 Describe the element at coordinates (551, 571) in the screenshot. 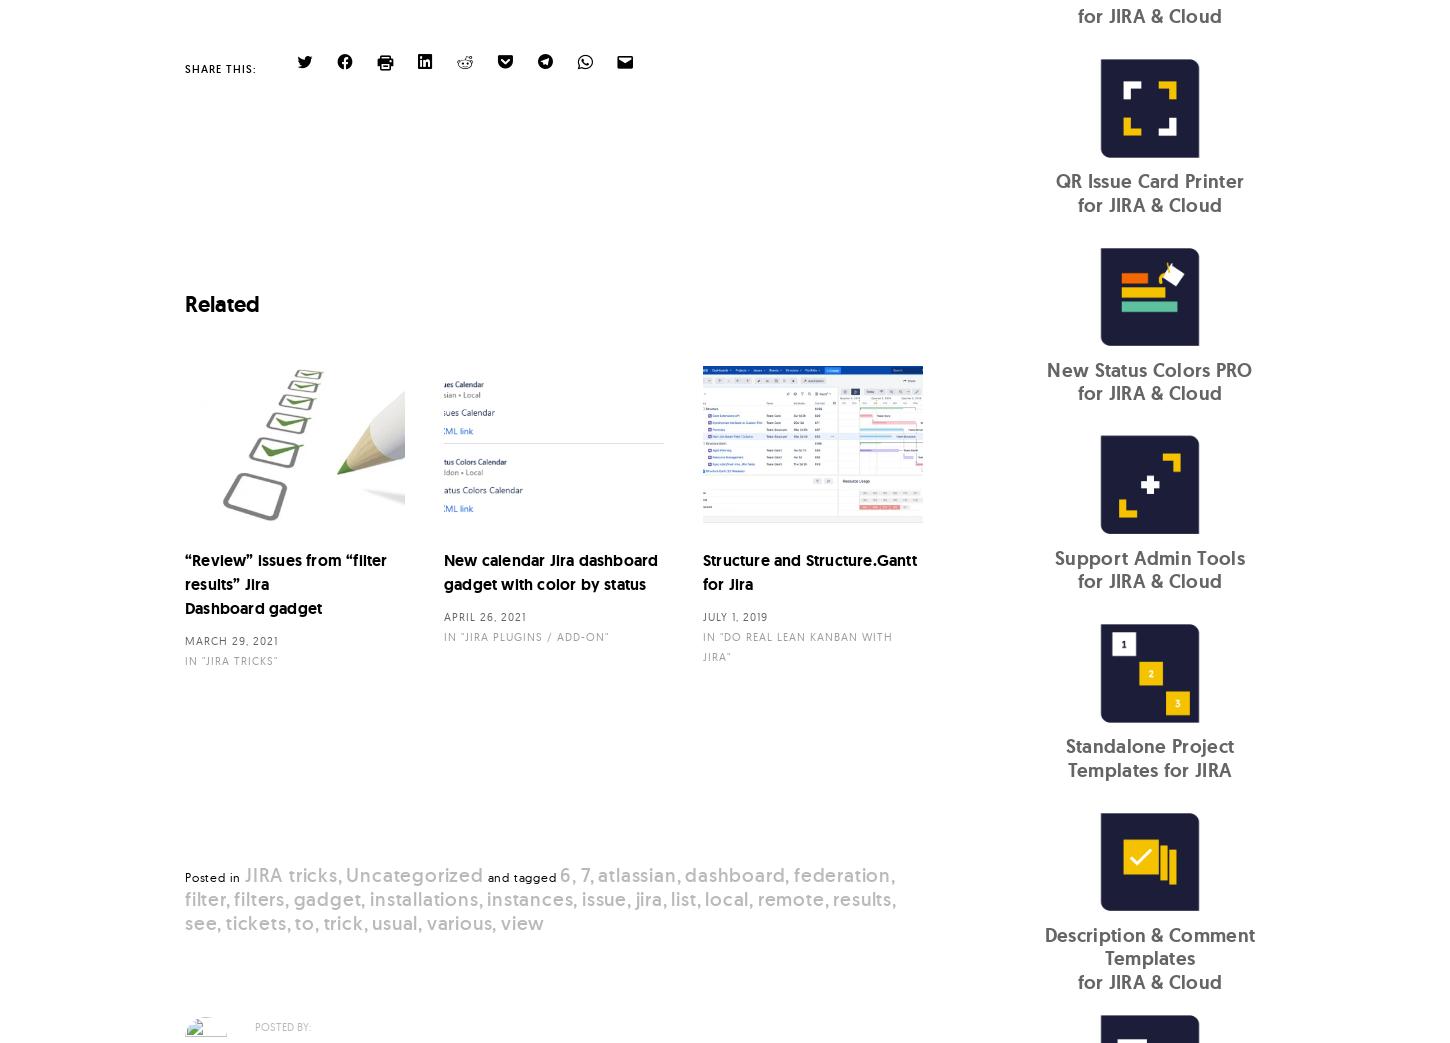

I see `'New calendar Jira dashboard gadget with color by status'` at that location.